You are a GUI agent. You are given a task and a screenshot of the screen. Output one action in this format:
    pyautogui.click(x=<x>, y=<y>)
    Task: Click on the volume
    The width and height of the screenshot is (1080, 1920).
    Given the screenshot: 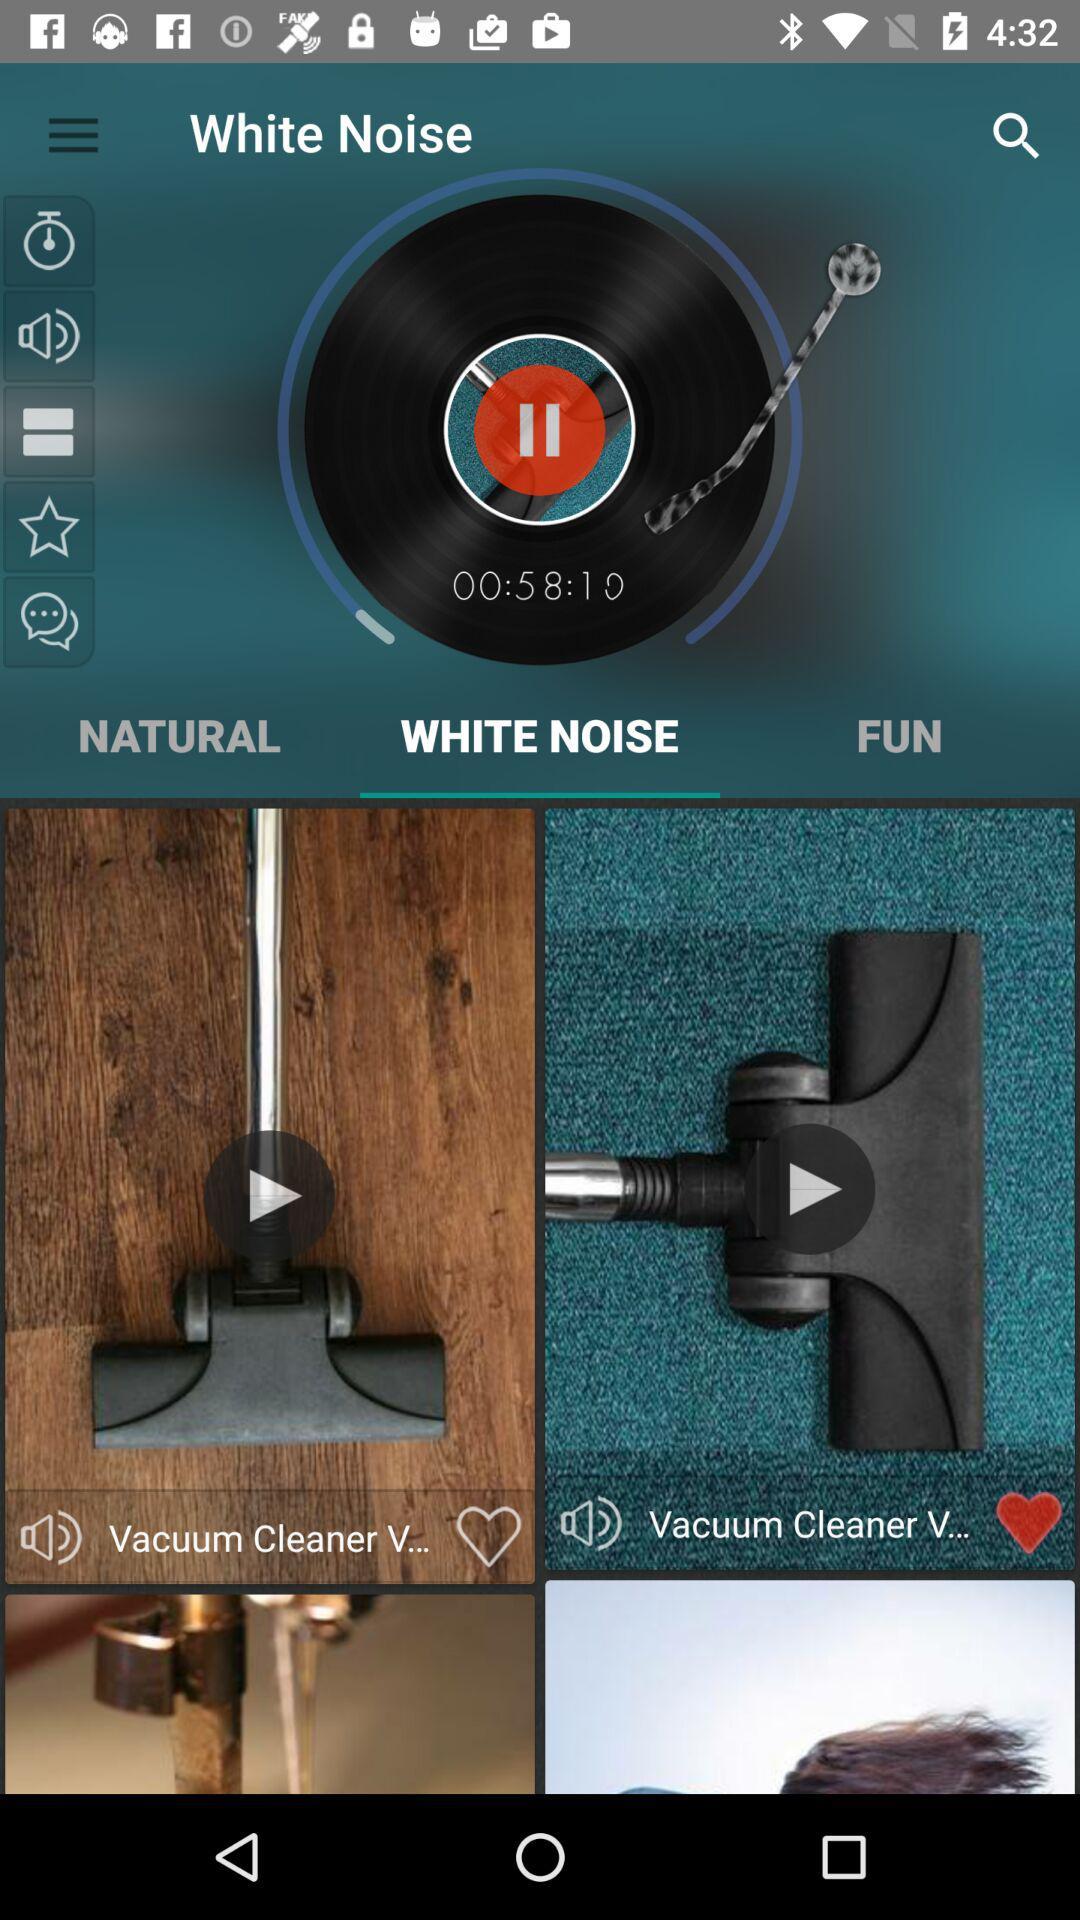 What is the action you would take?
    pyautogui.click(x=50, y=1536)
    